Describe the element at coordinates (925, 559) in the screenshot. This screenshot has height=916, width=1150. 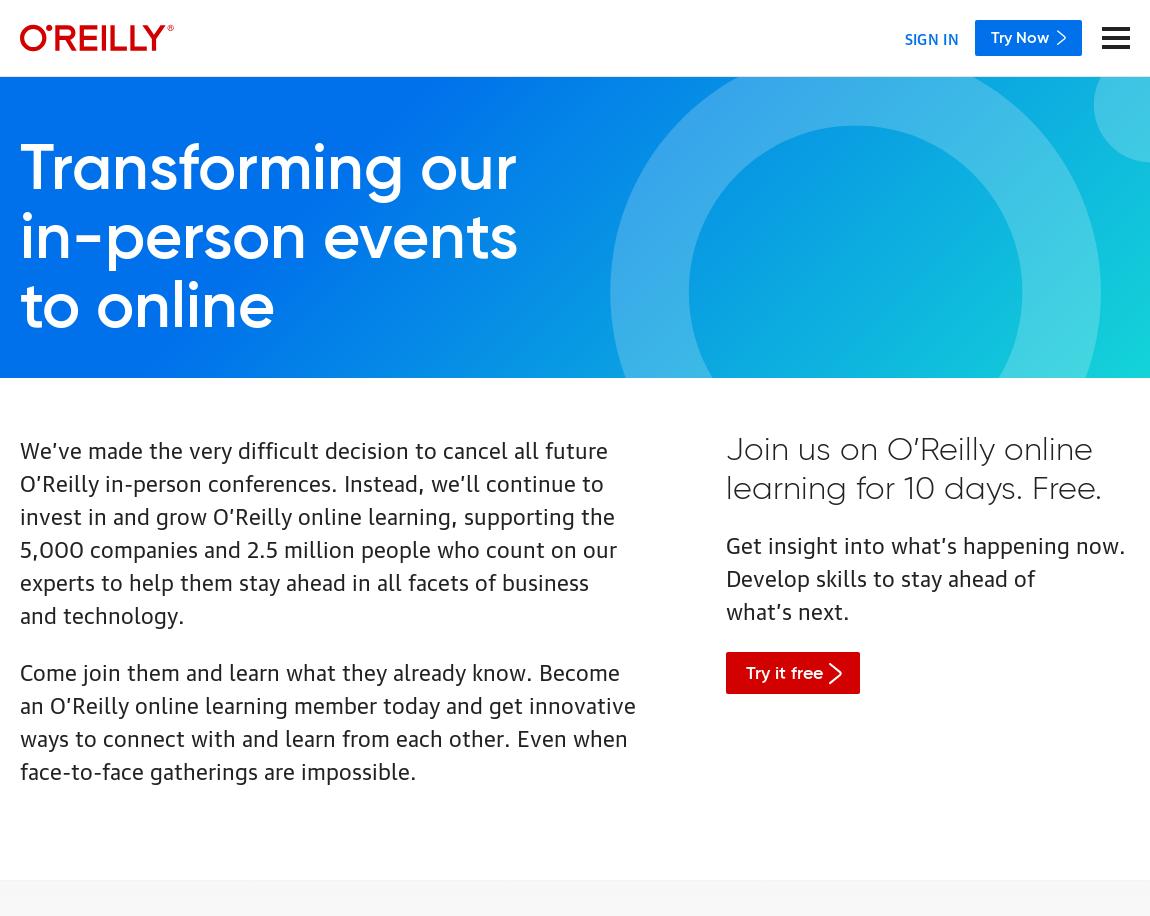
I see `'Get insight into what’s happening now. Develop skills to stay ahead of'` at that location.